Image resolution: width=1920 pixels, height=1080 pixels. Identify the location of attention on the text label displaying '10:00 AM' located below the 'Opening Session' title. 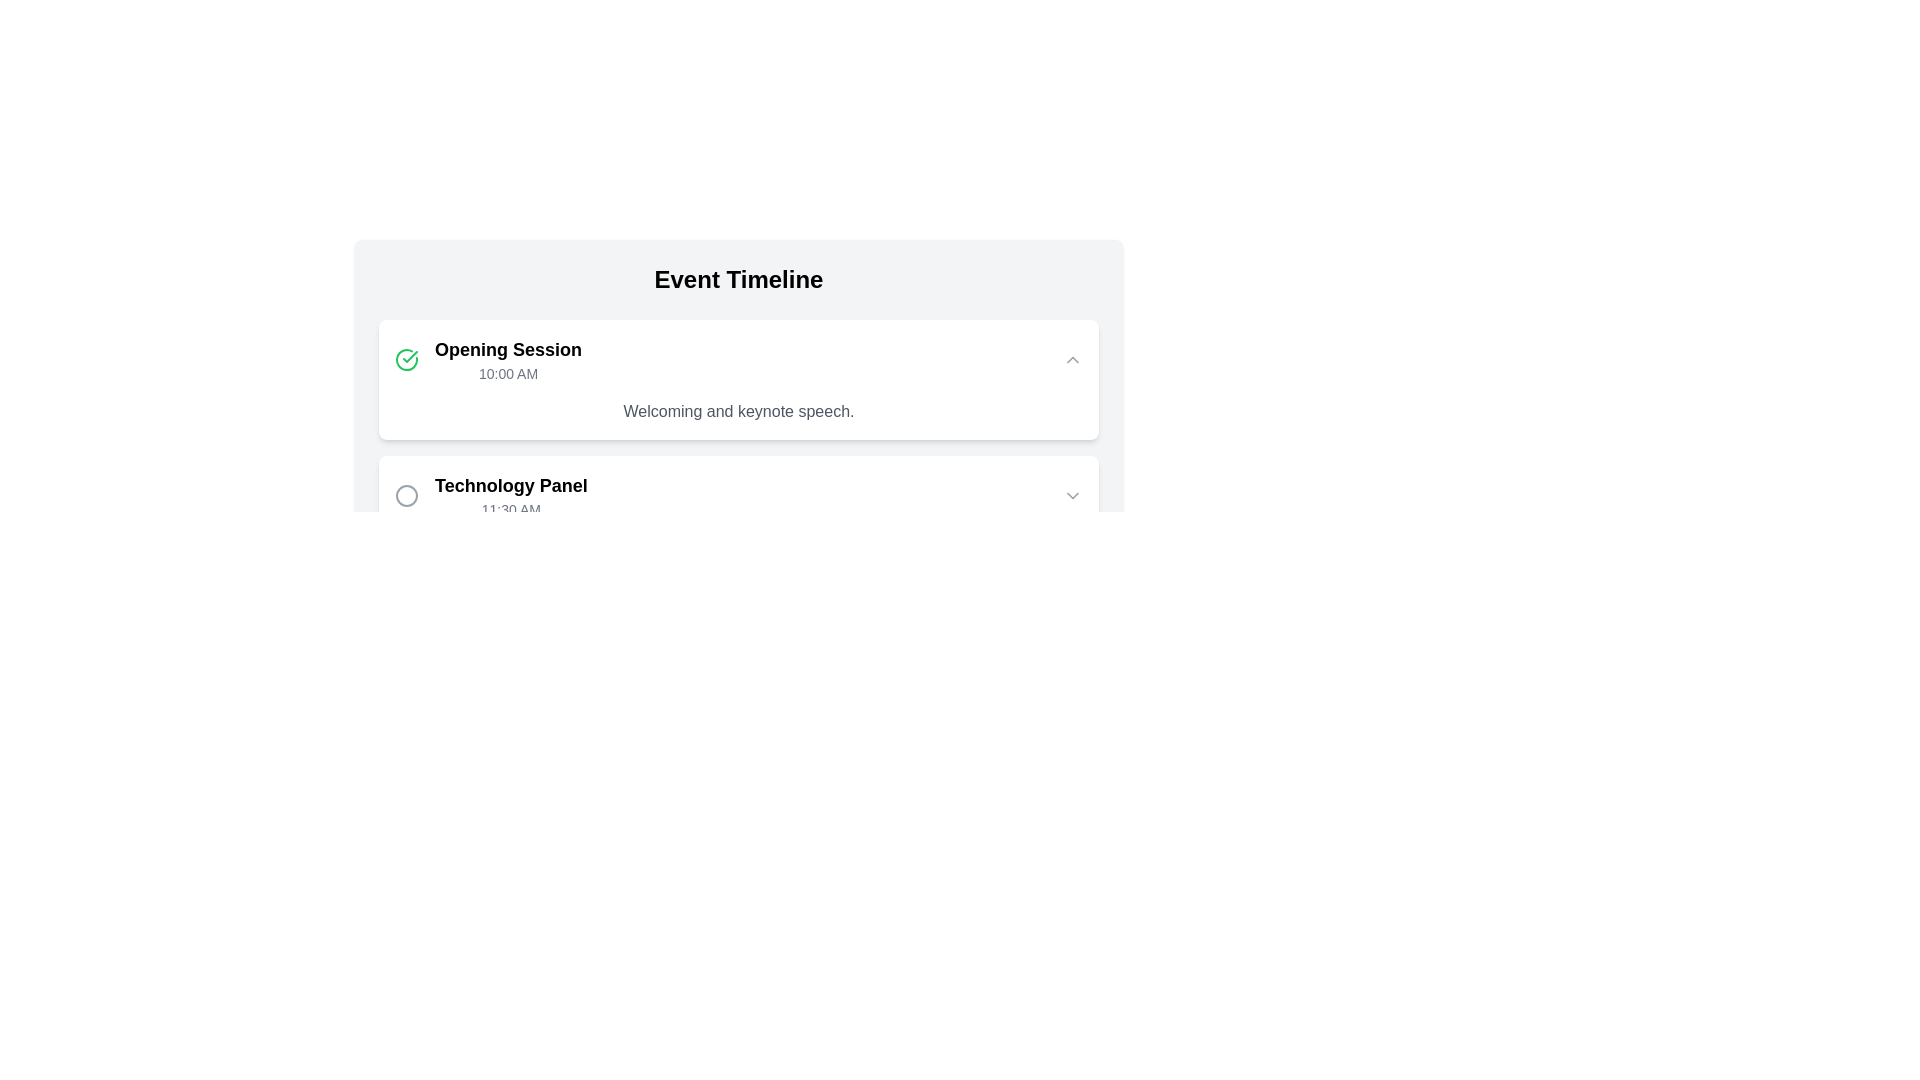
(508, 374).